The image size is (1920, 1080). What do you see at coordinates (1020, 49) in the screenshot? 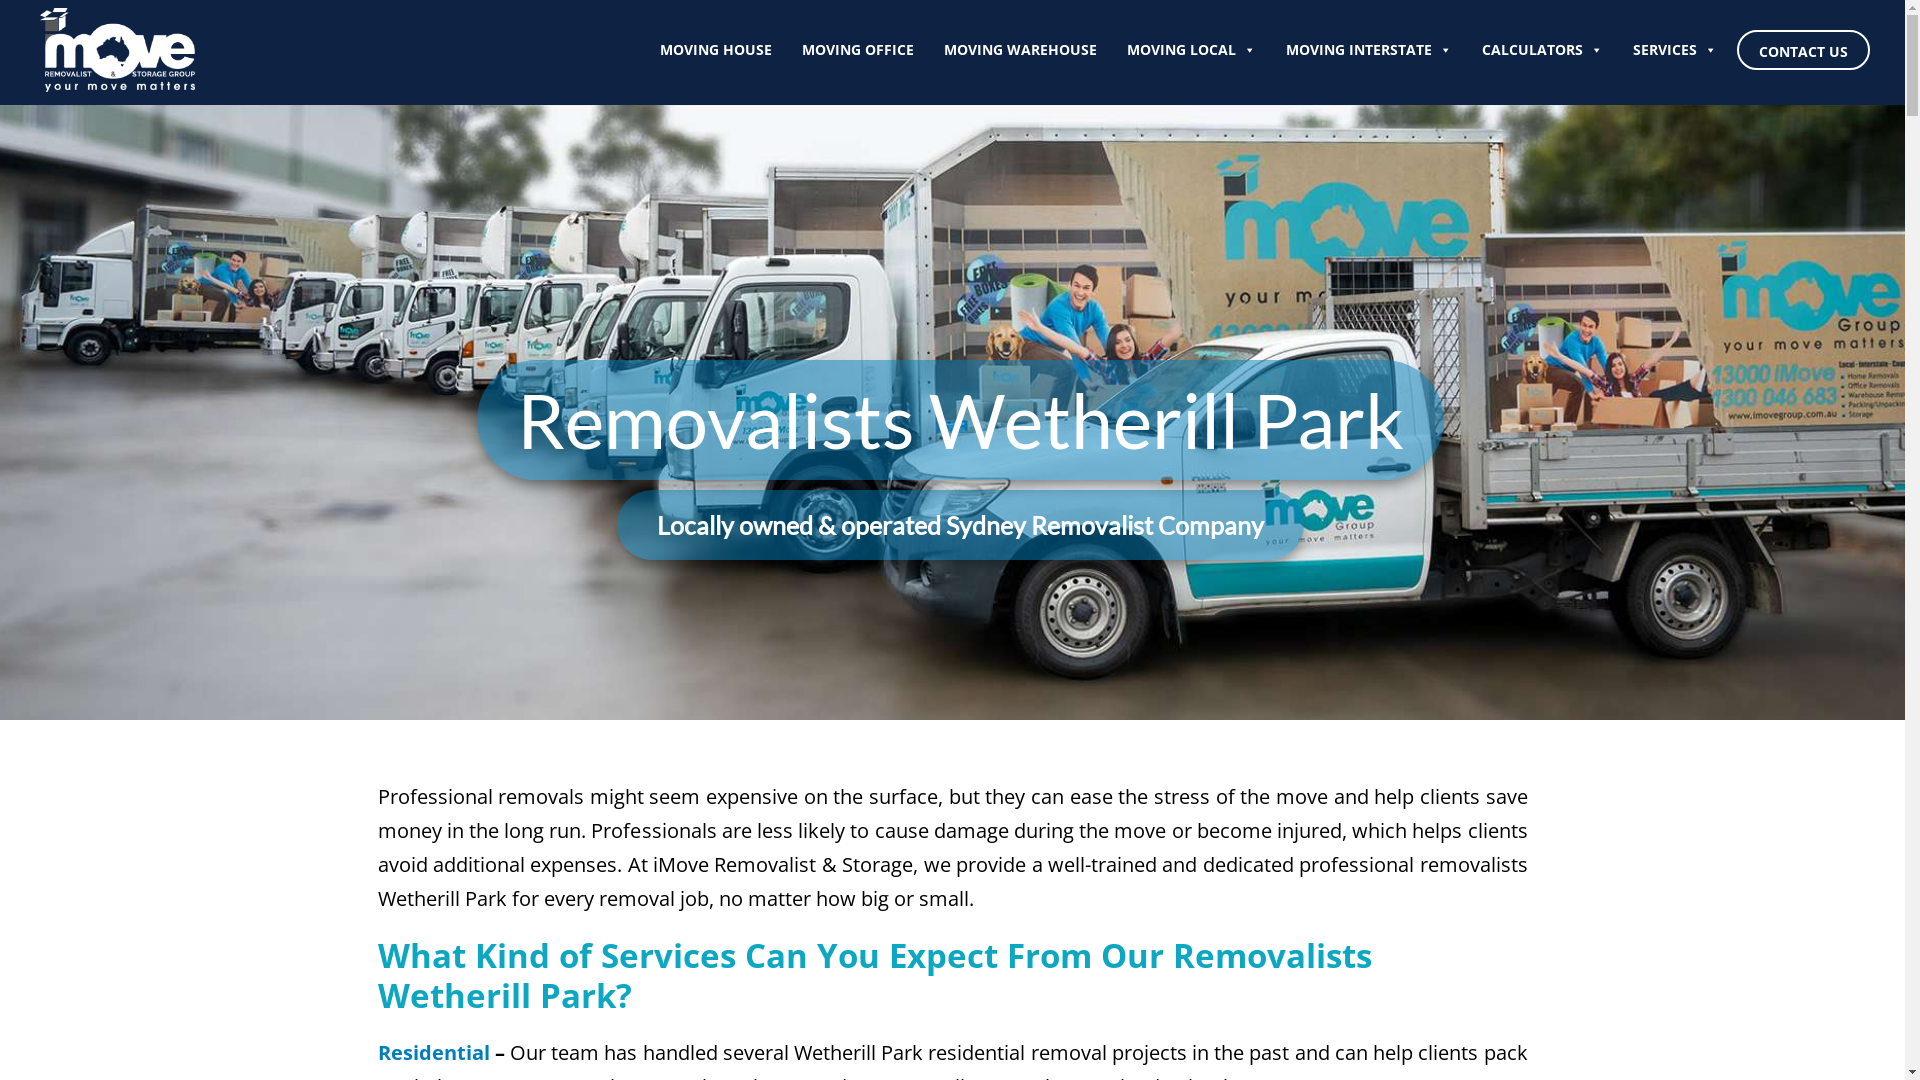
I see `'MOVING WAREHOUSE'` at bounding box center [1020, 49].